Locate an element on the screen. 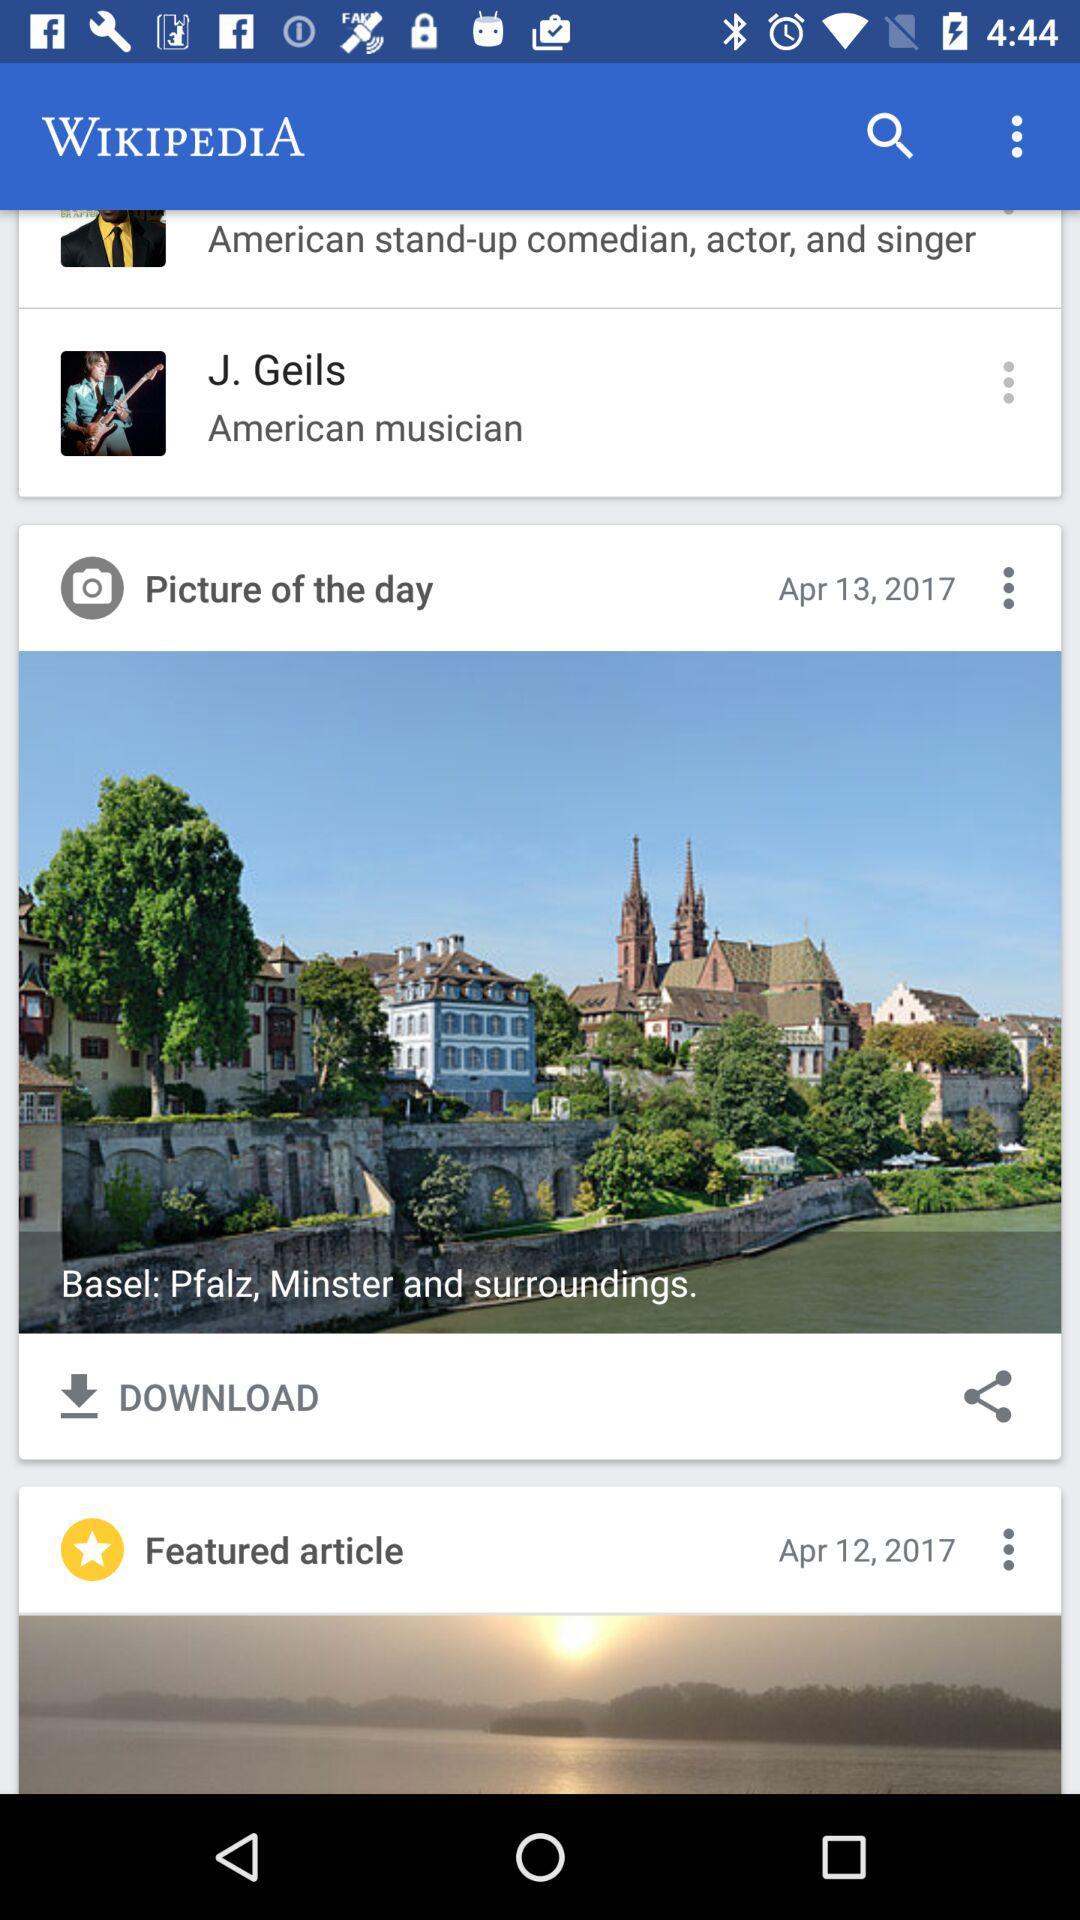  the camera option to the left of picture of the day text is located at coordinates (92, 587).